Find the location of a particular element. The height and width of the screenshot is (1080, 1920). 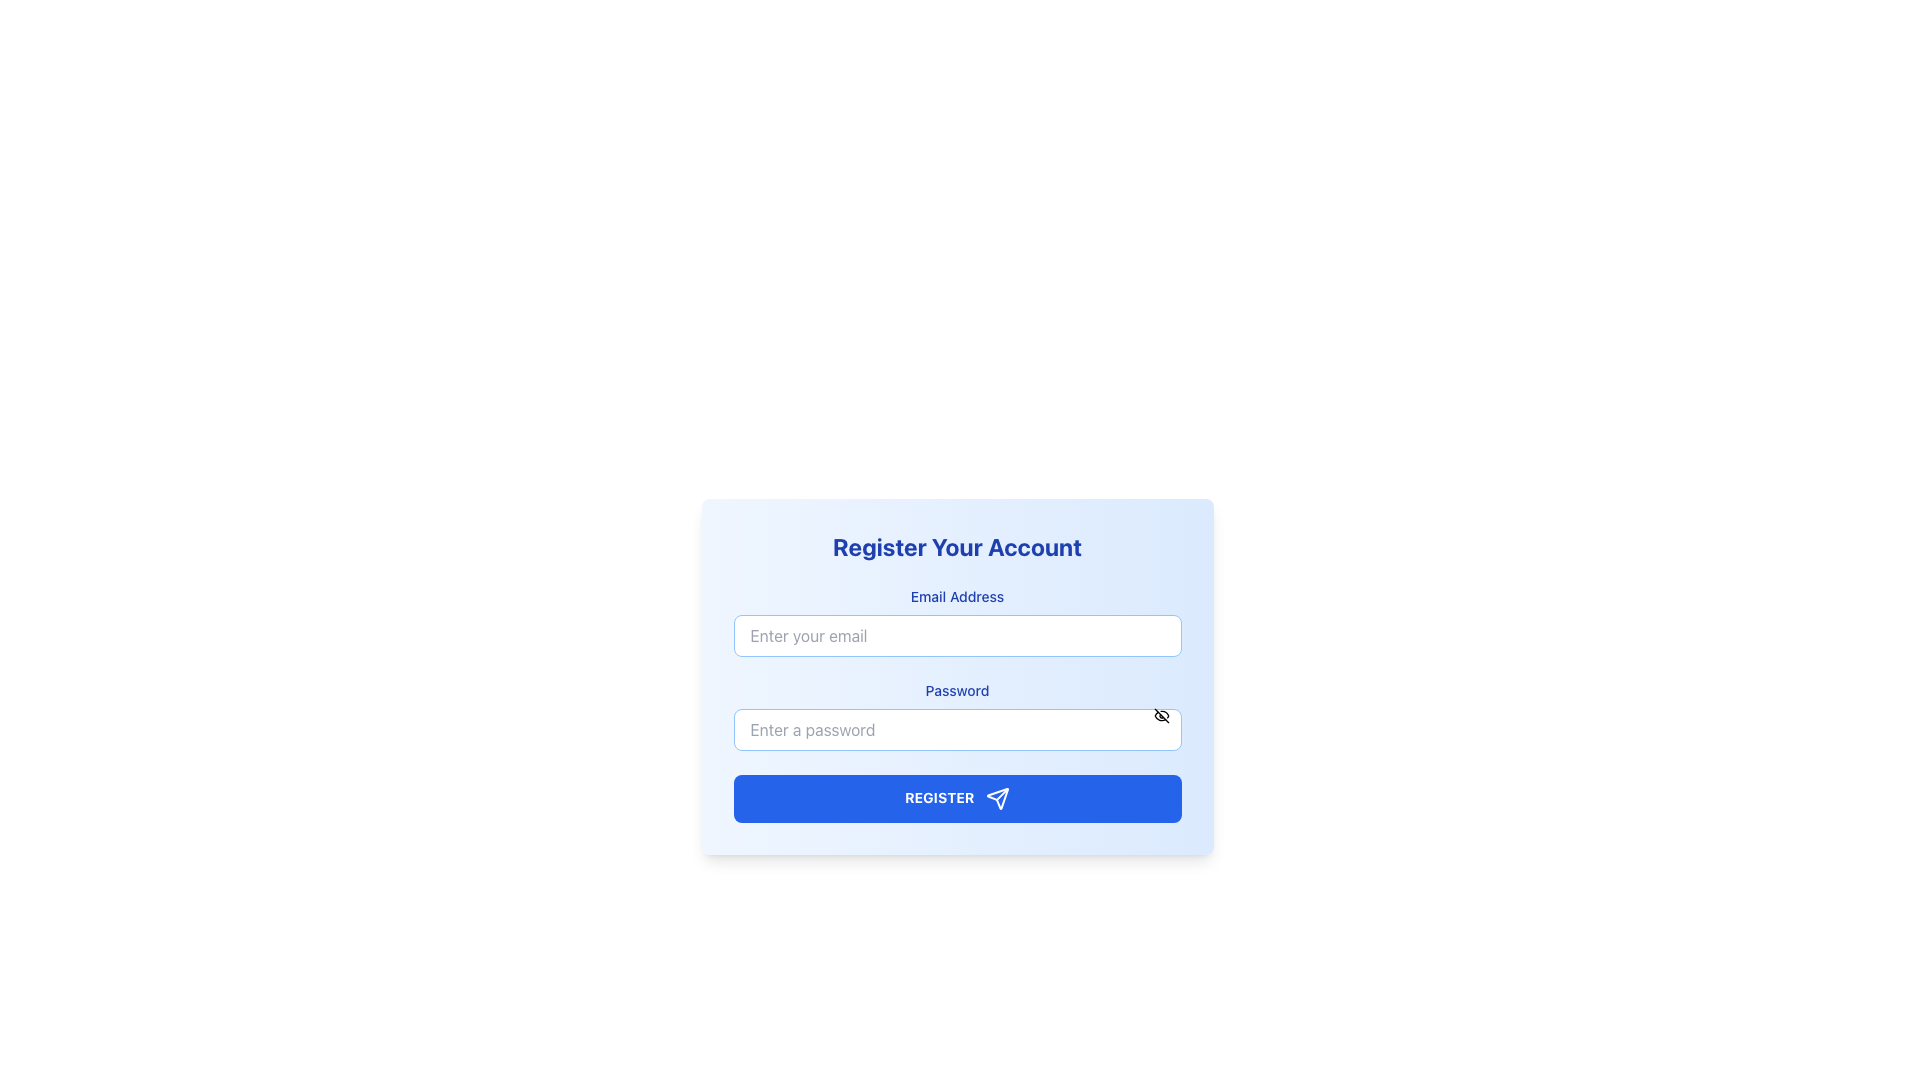

the blue button containing the arrow or paper plane outline icon located to the right of the 'REGISTER' text at the bottom of the registration form is located at coordinates (998, 797).